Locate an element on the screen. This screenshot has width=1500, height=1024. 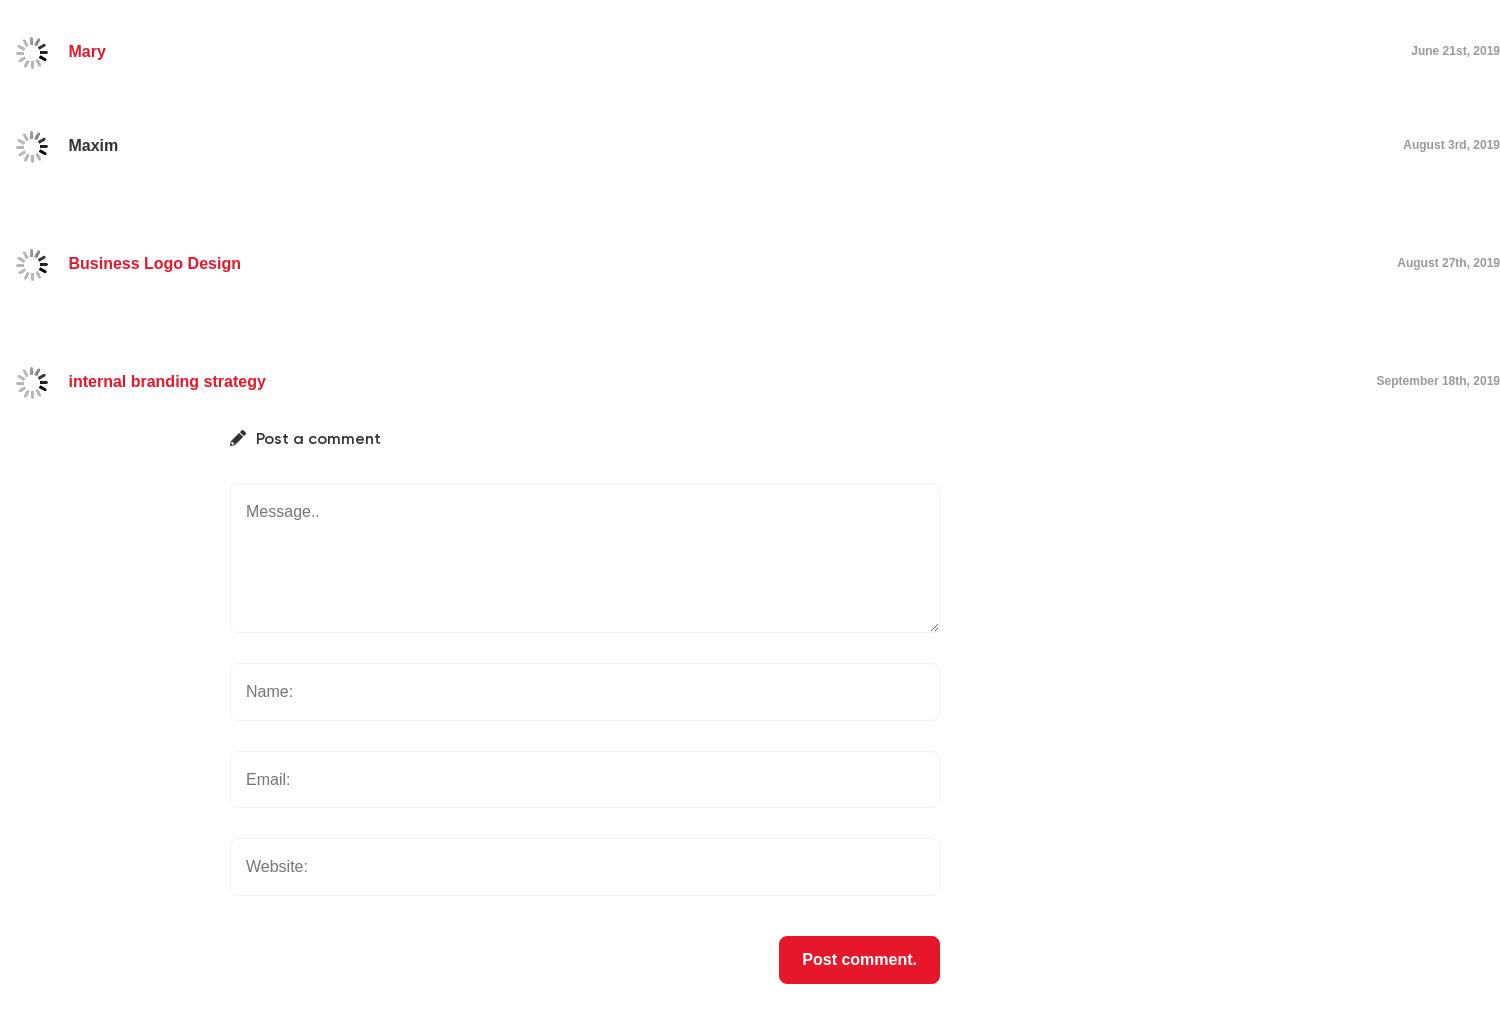
'Mary' is located at coordinates (85, 50).